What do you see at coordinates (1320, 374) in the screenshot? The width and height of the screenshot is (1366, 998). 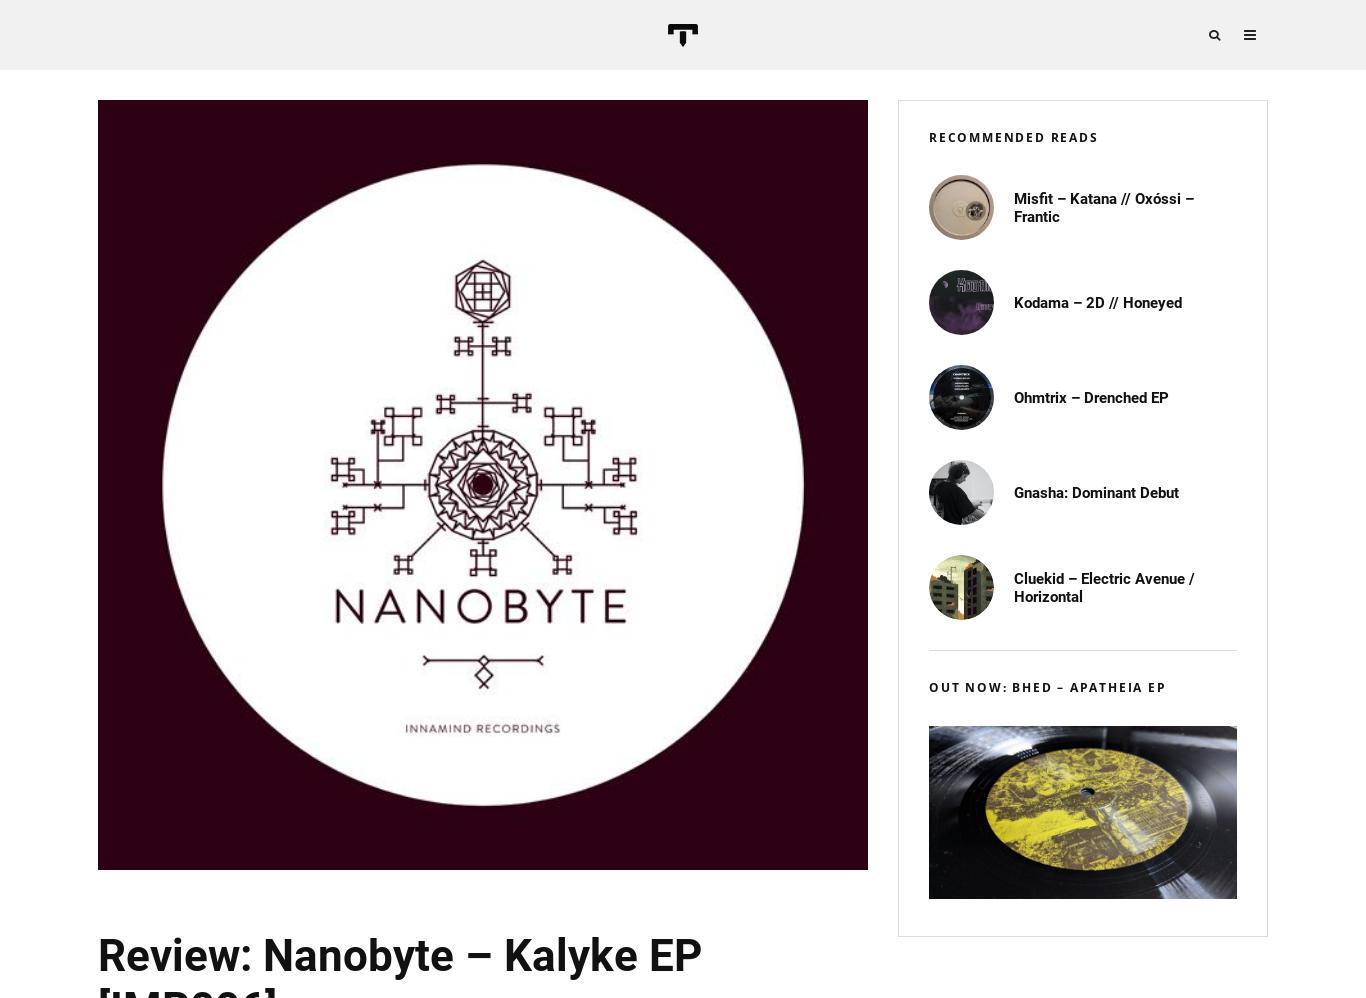 I see `'NEWSLETTER'` at bounding box center [1320, 374].